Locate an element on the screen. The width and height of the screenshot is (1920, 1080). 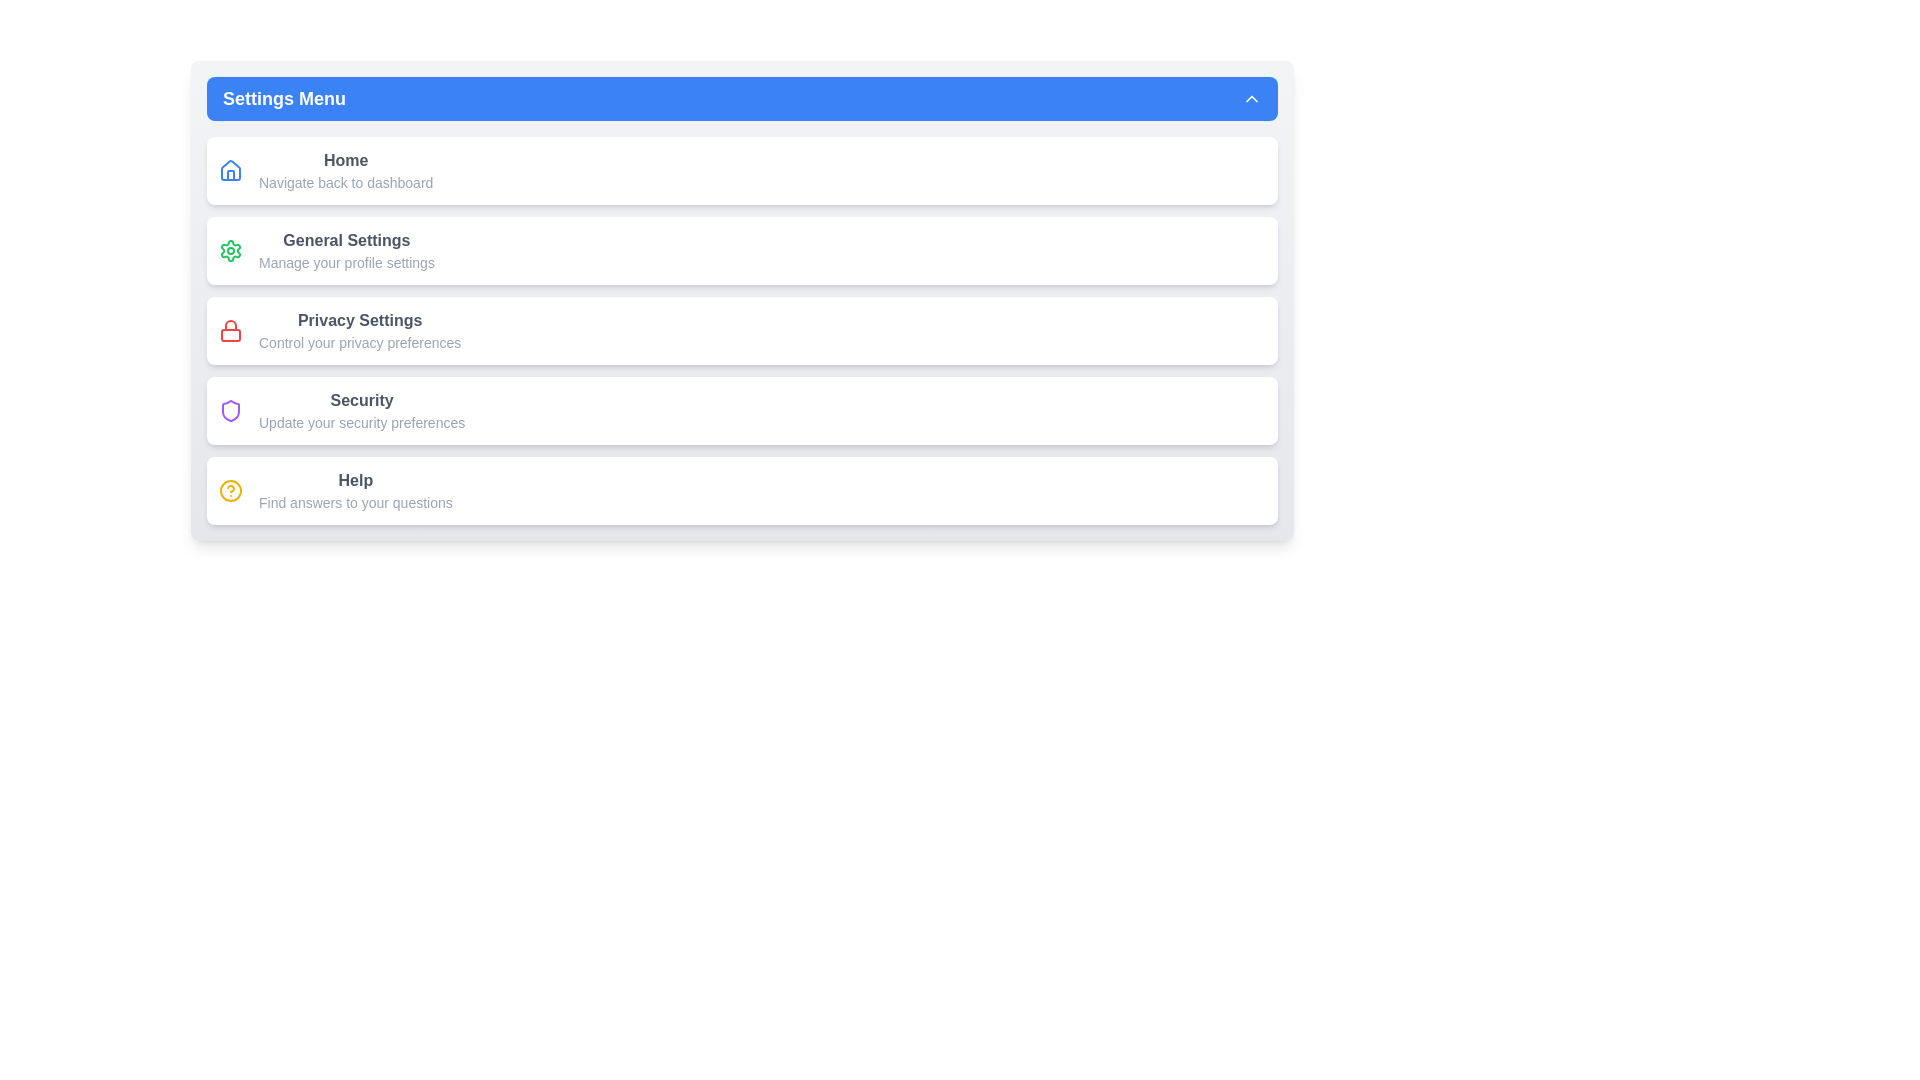
the yellow circular icon with a question mark in the Help section of the settings menu, located to the left of the 'Help' text is located at coordinates (230, 490).